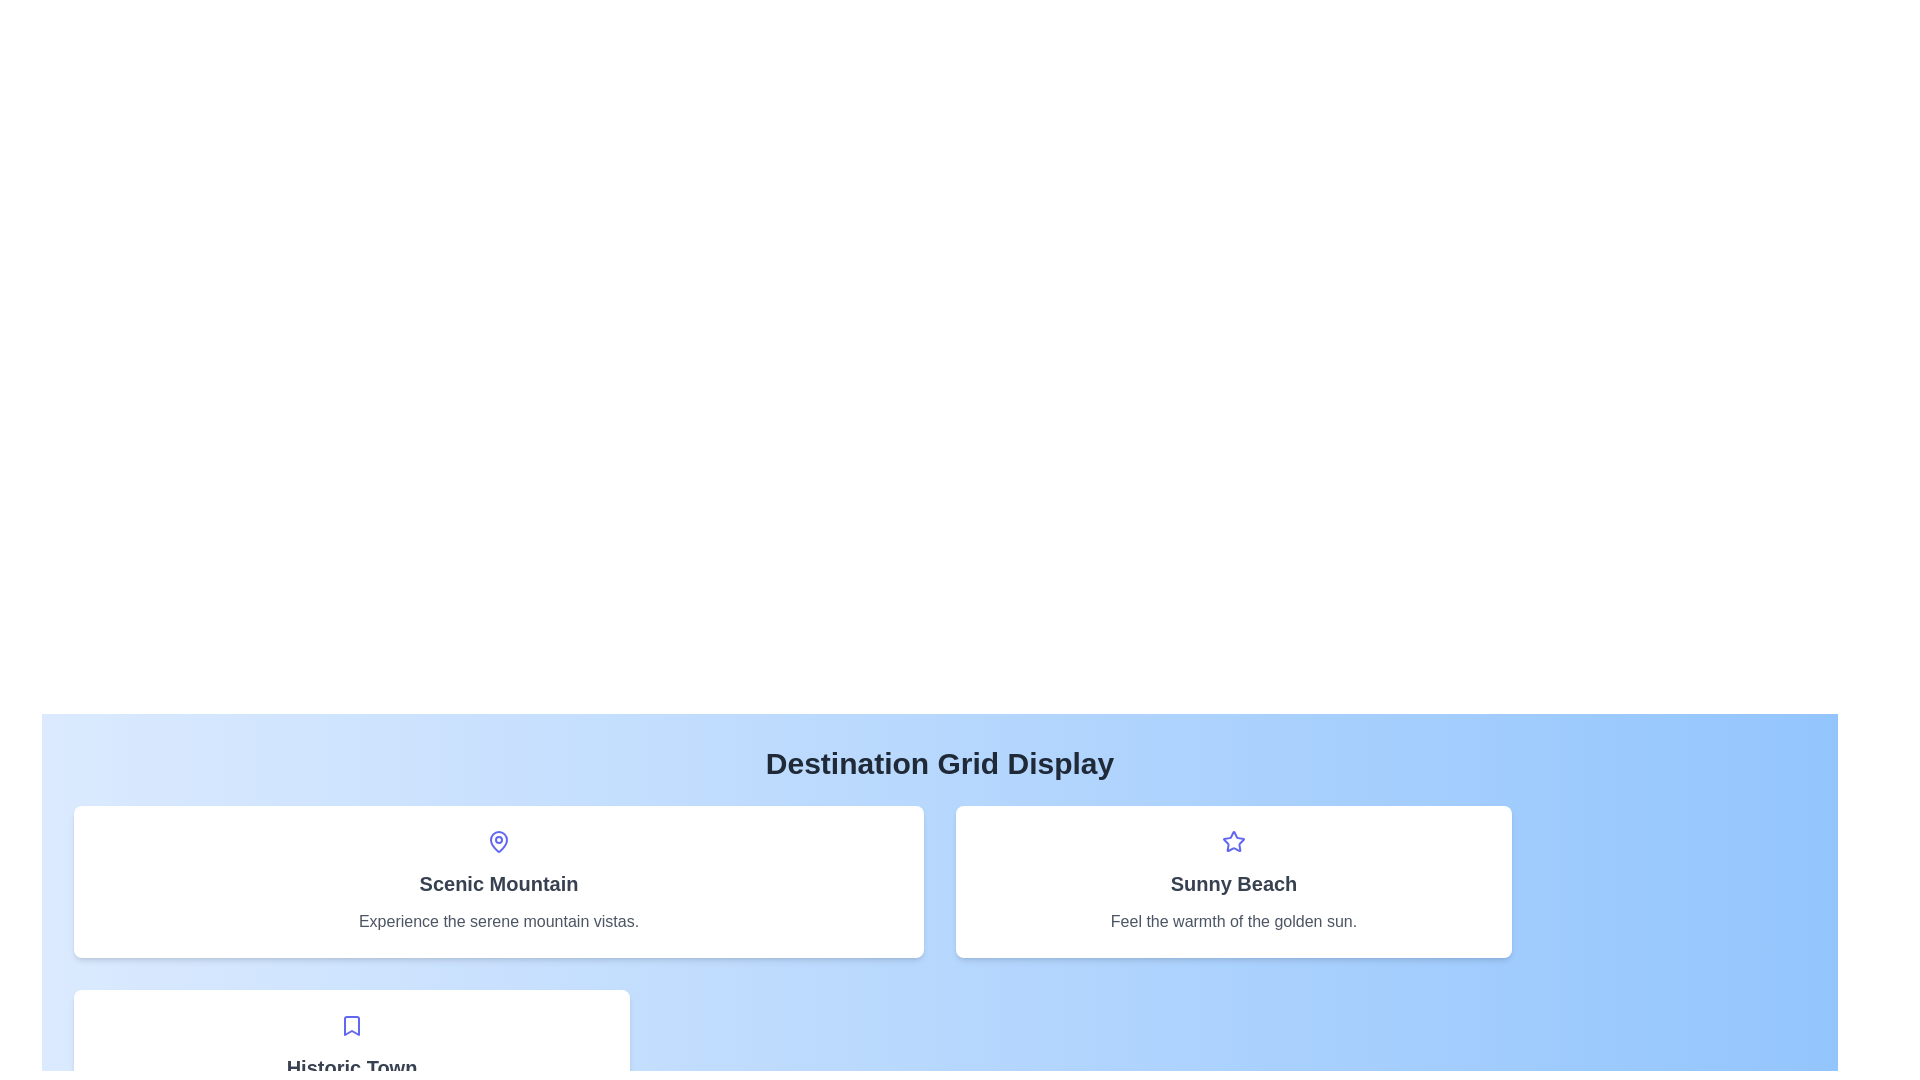  I want to click on the decorative status icon in the heading section of the 'Sunny Beach' card, located at the top-right of the interface's card grid layout, so click(1232, 841).